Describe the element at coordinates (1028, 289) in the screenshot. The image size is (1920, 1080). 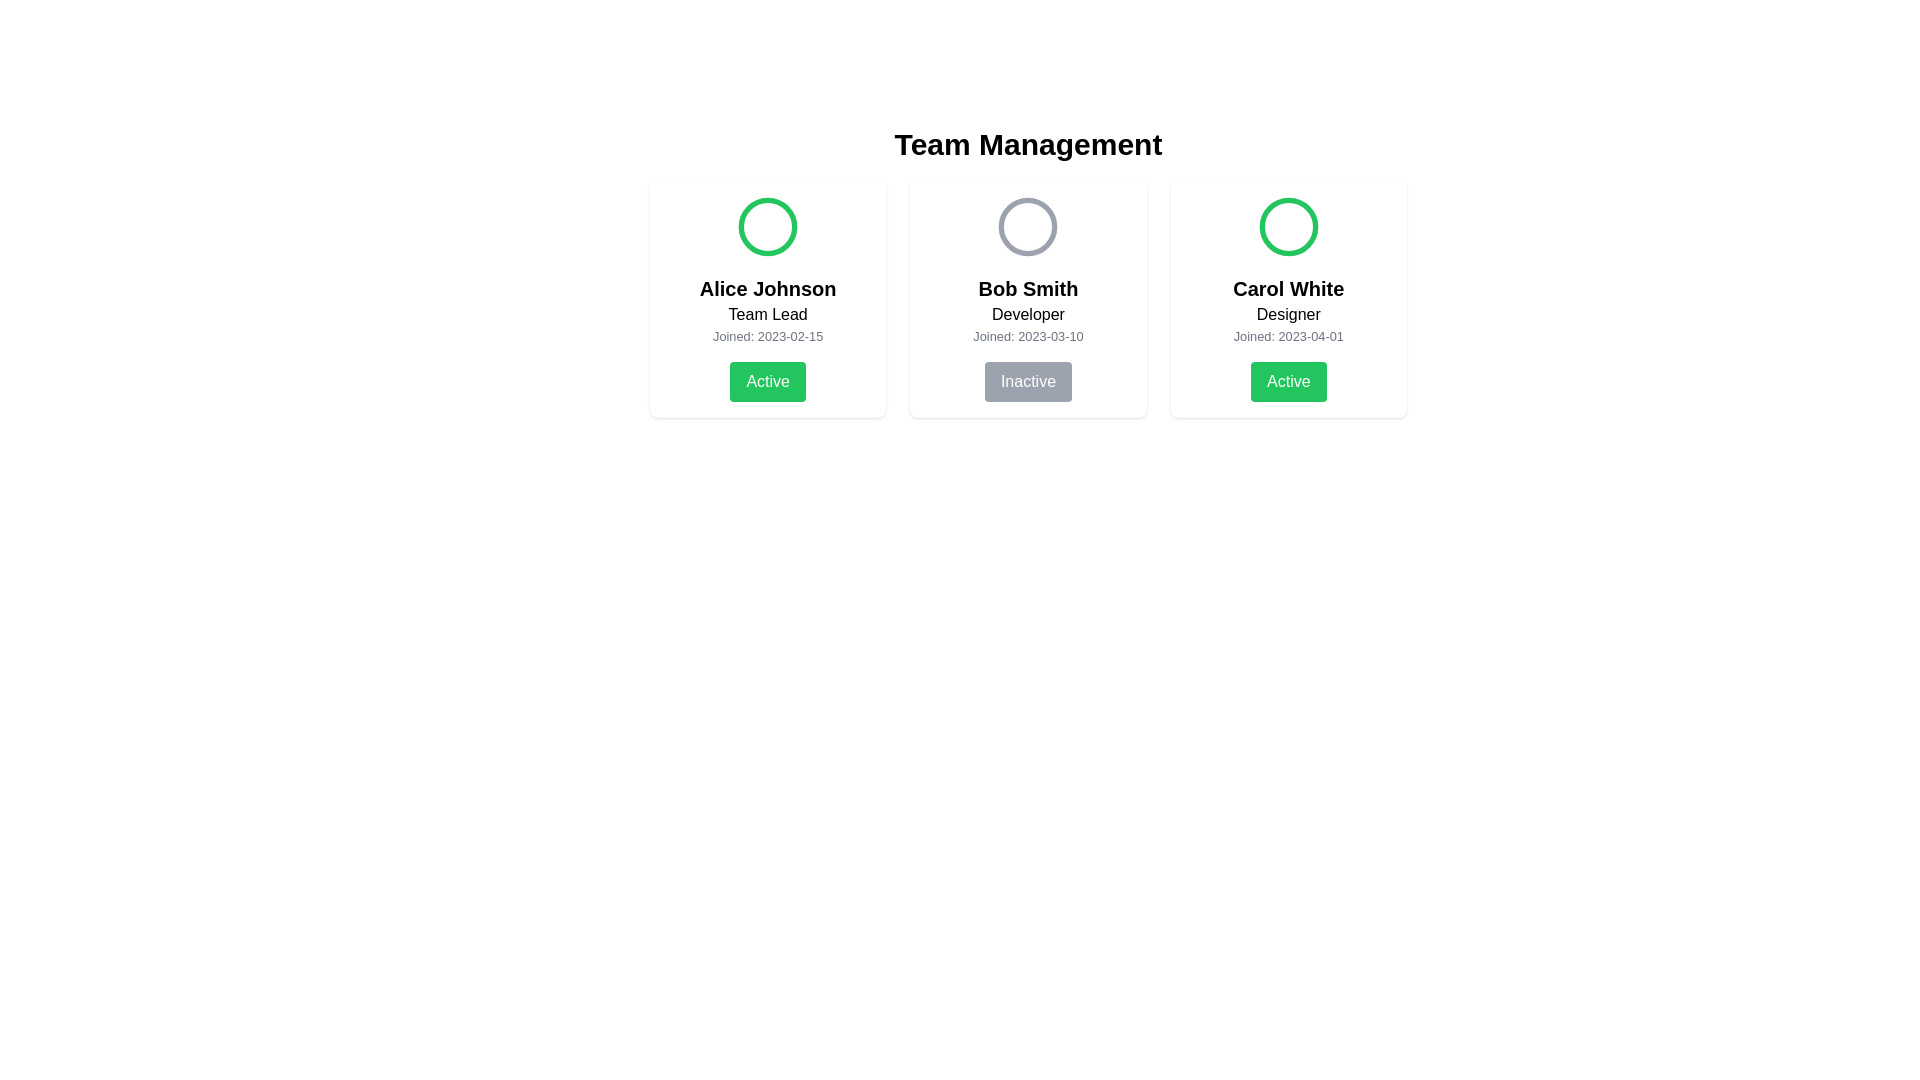
I see `the title text label that identifies the individual associated with the card content, located in the second card among three horizontally aligned cards, near the top of the card` at that location.